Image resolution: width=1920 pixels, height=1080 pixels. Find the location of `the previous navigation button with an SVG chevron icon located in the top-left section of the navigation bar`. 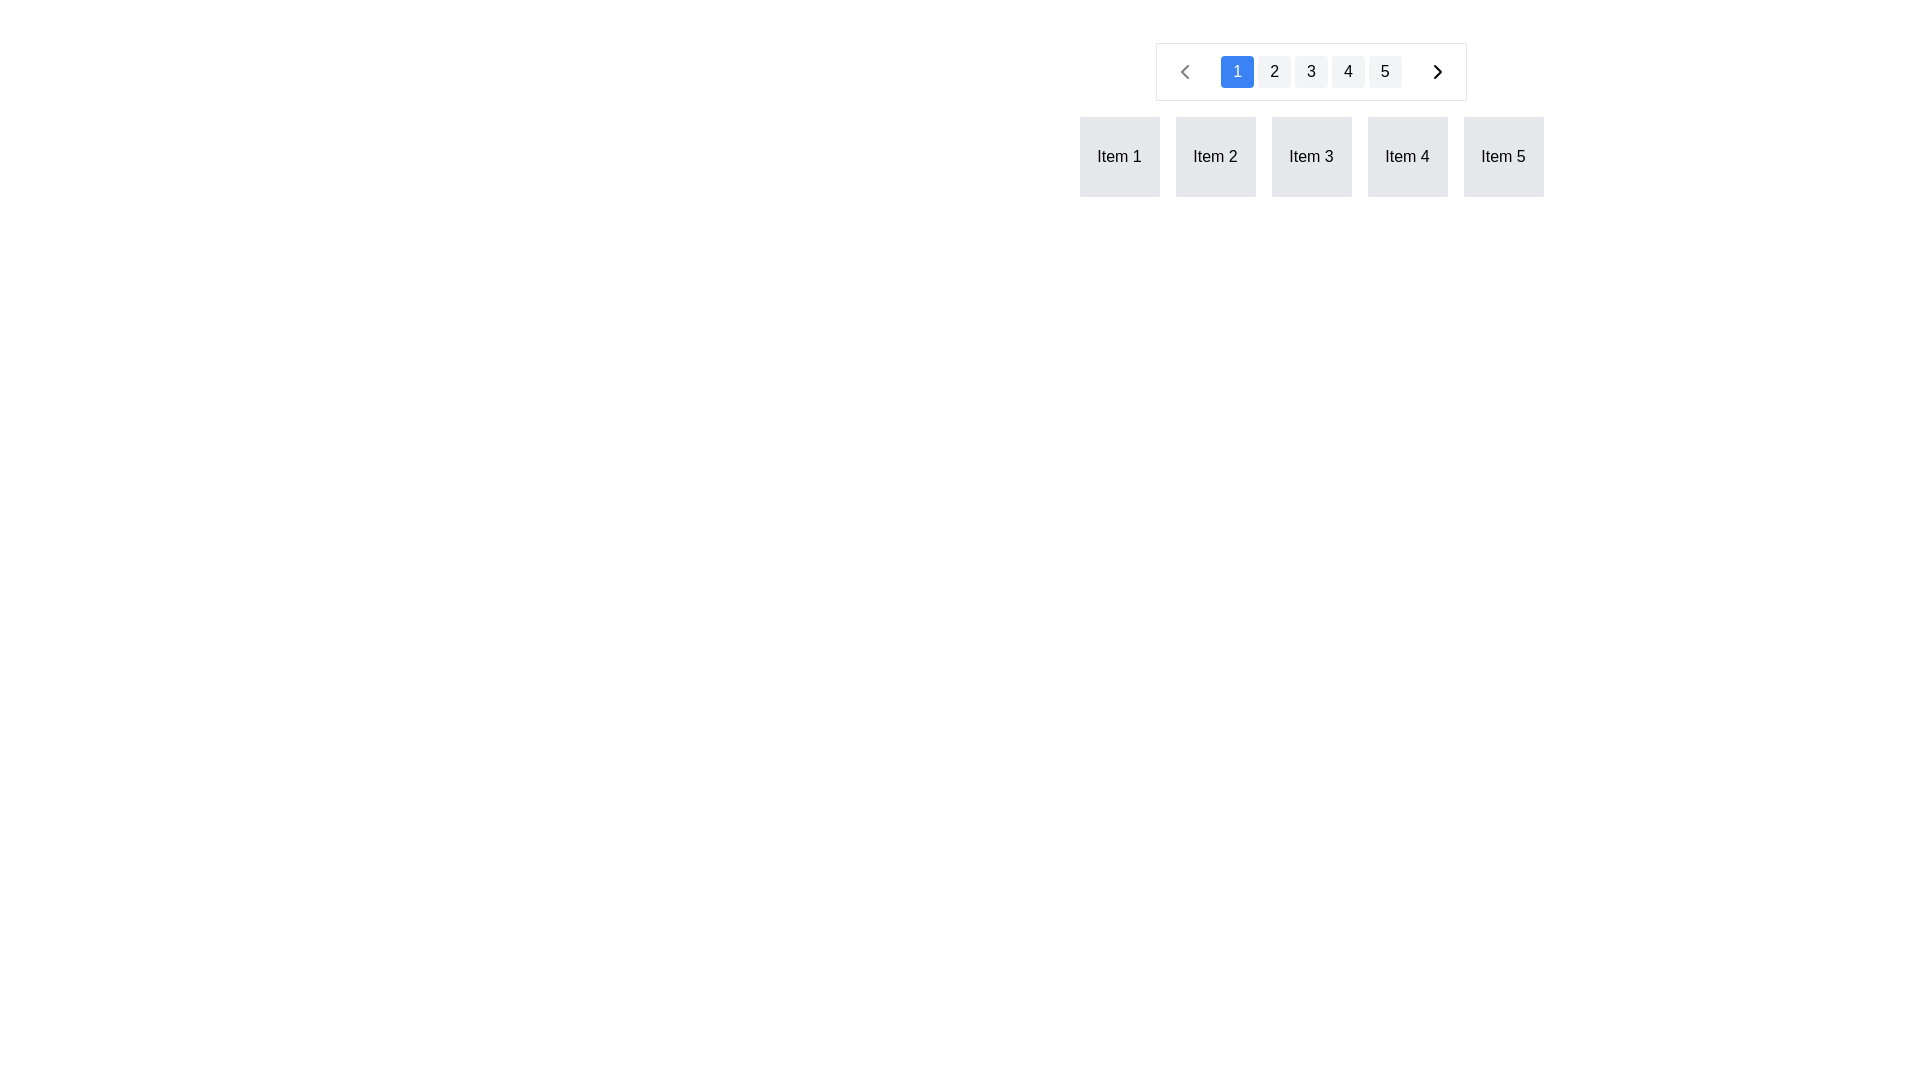

the previous navigation button with an SVG chevron icon located in the top-left section of the navigation bar is located at coordinates (1185, 71).